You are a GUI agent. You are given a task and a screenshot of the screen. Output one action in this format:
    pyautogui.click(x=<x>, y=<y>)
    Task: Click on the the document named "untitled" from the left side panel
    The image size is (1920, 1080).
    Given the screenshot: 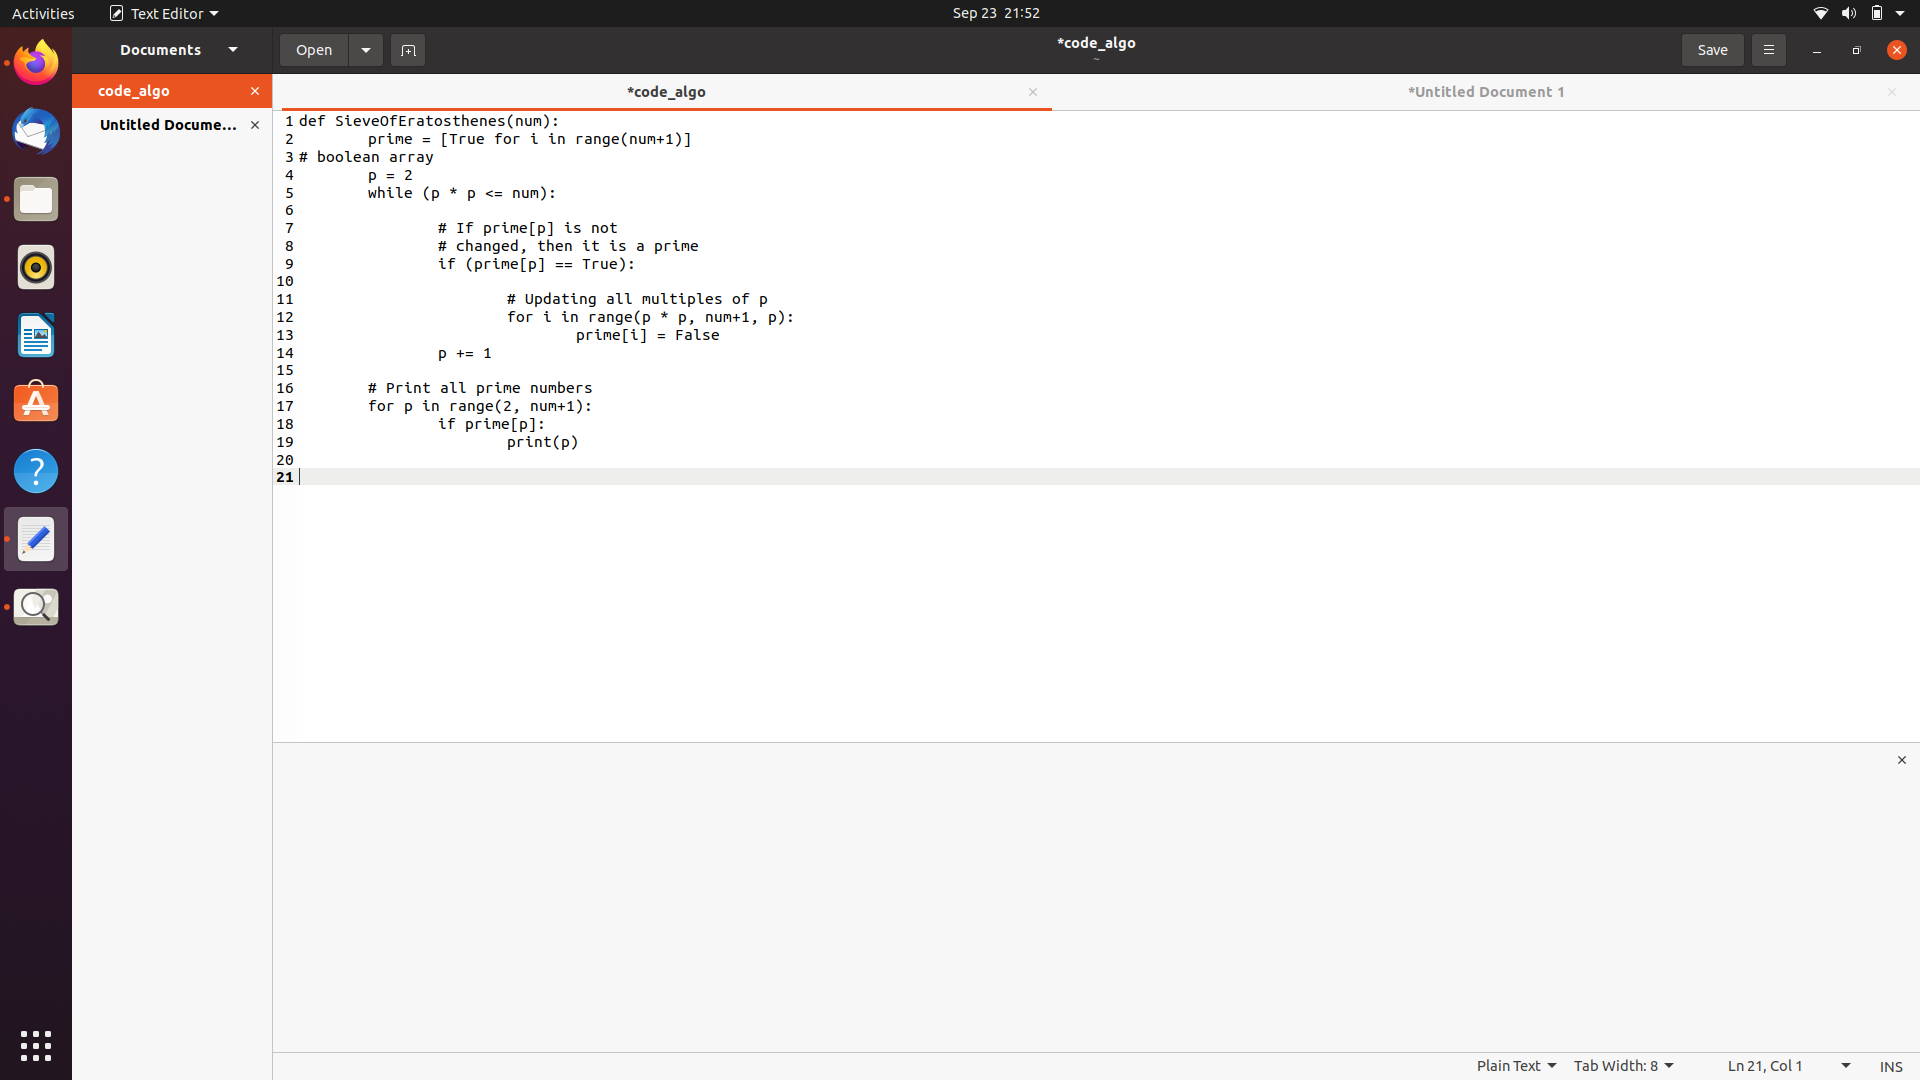 What is the action you would take?
    pyautogui.click(x=157, y=124)
    